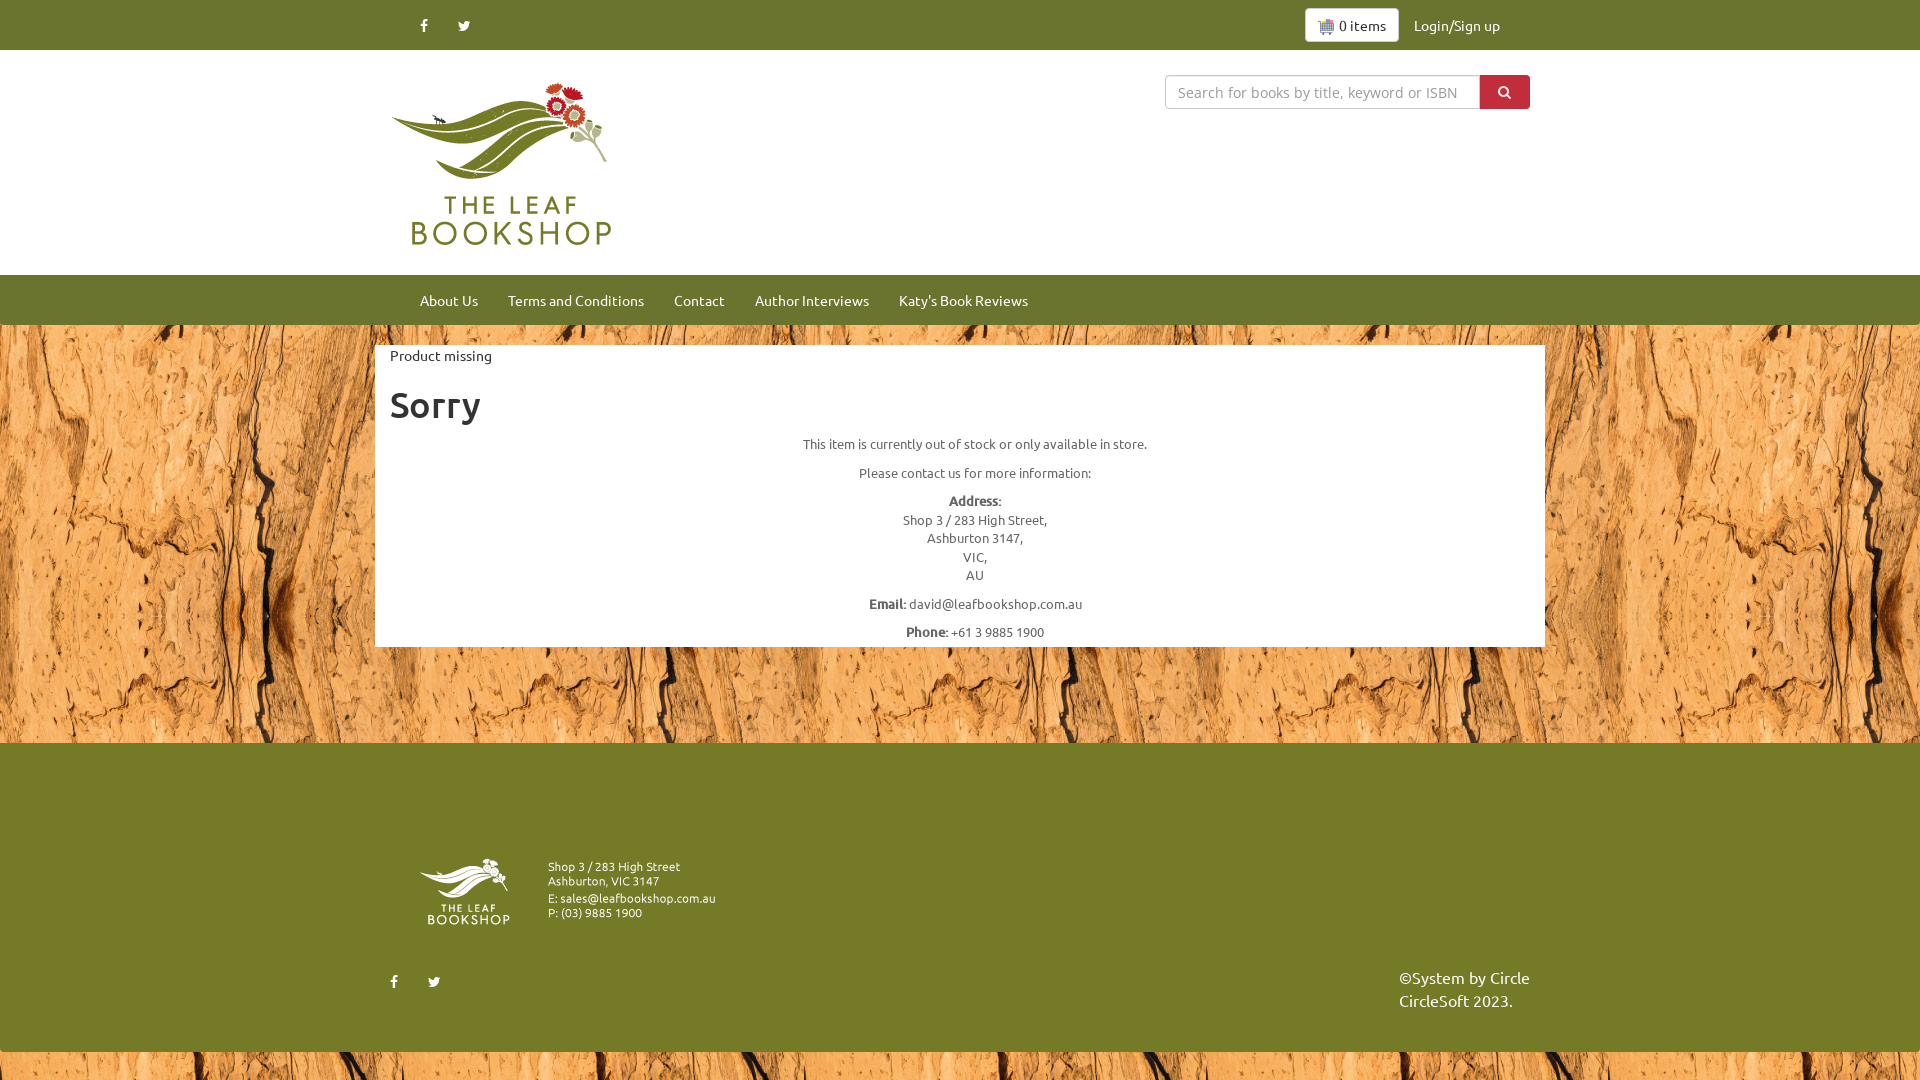 This screenshot has height=1080, width=1920. Describe the element at coordinates (658, 300) in the screenshot. I see `'Contact'` at that location.